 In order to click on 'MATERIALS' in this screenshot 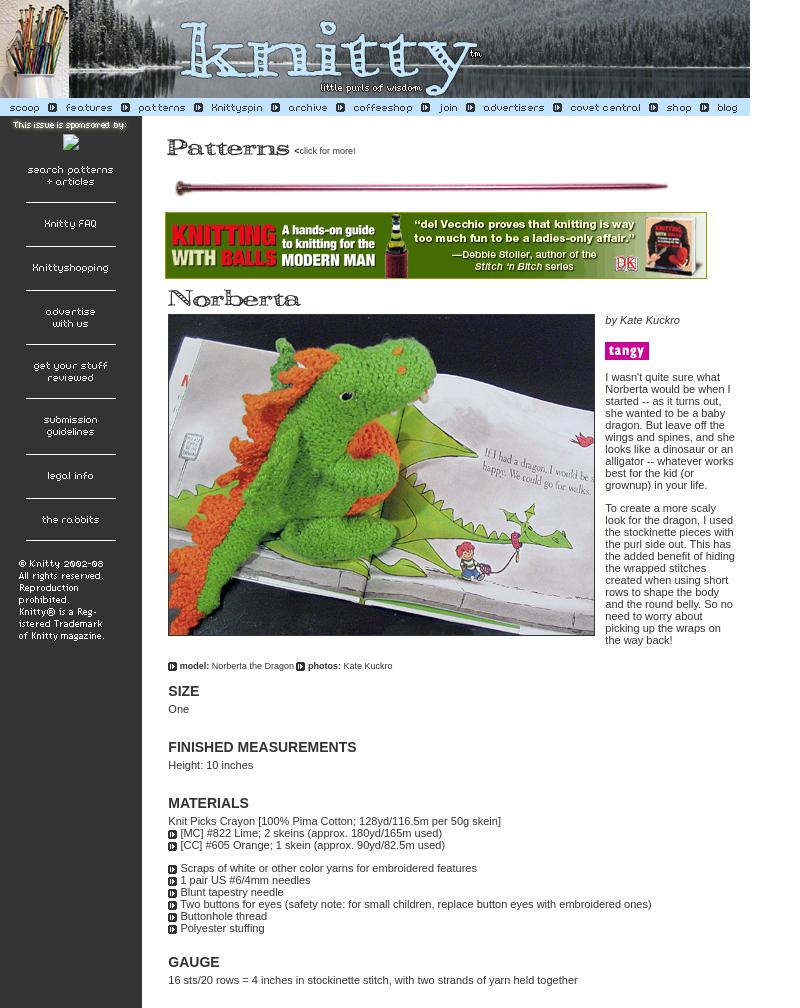, I will do `click(167, 802)`.